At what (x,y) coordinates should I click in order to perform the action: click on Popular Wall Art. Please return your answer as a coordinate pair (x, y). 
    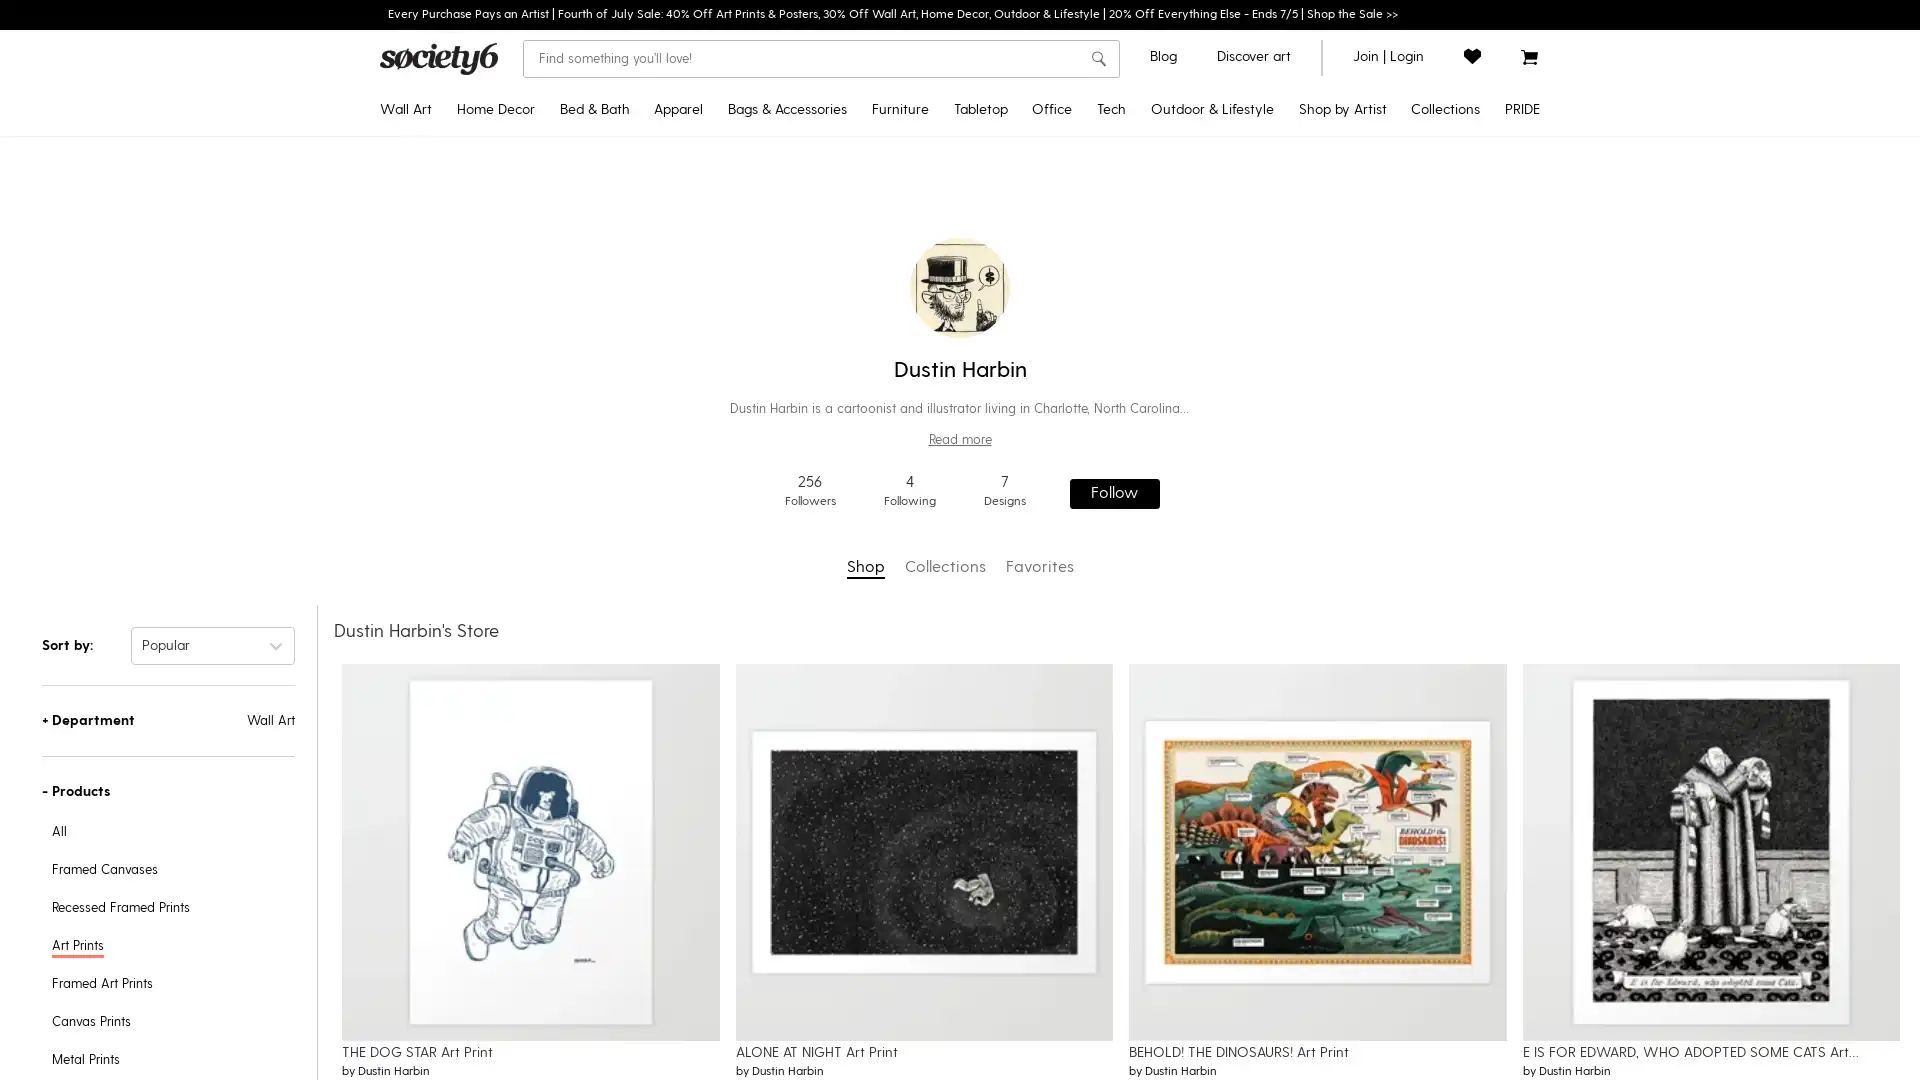
    Looking at the image, I should click on (1371, 289).